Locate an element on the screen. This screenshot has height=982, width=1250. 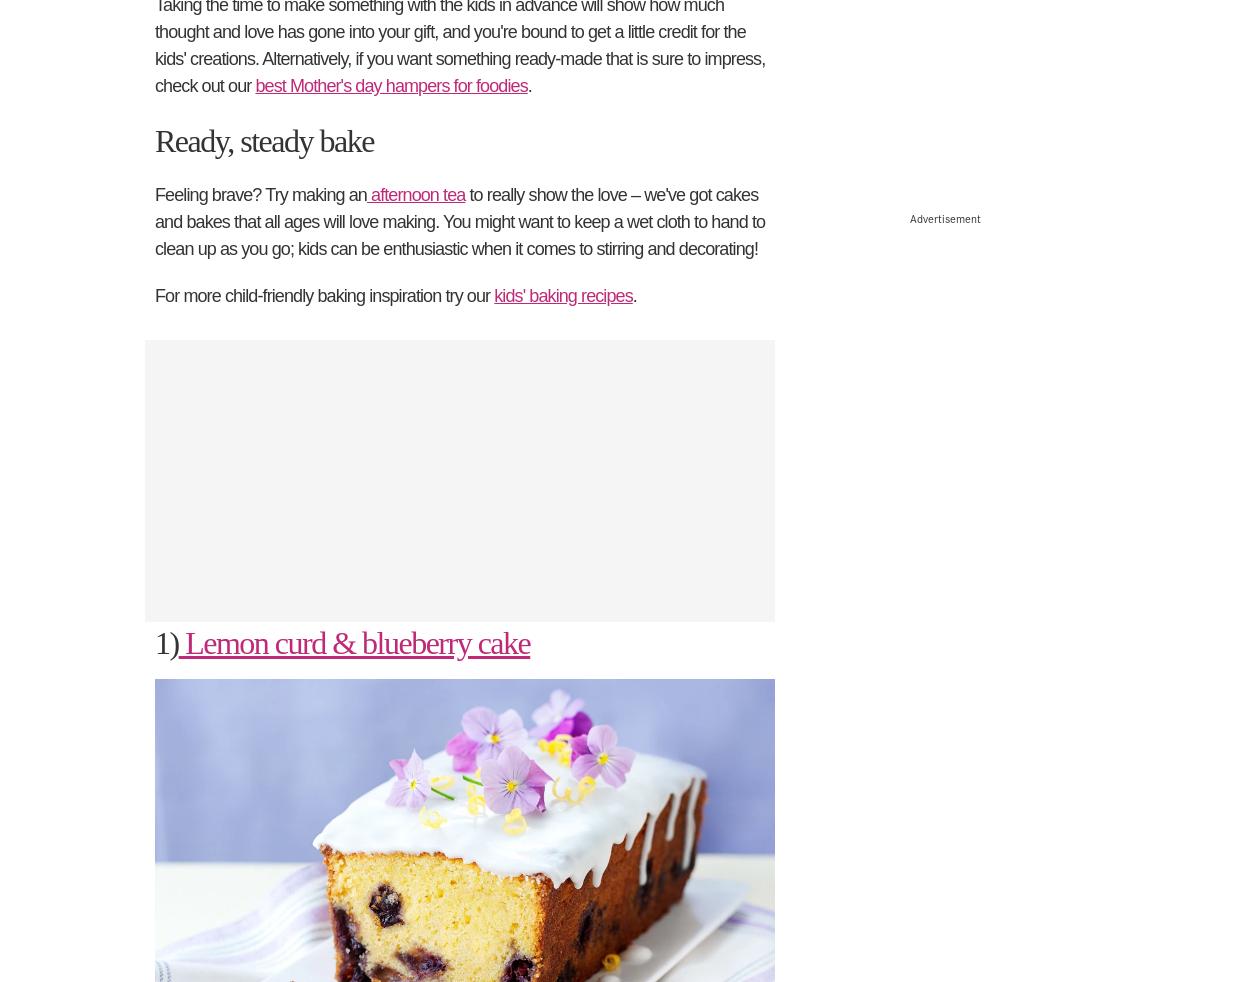
'Get the app' is located at coordinates (623, 715).